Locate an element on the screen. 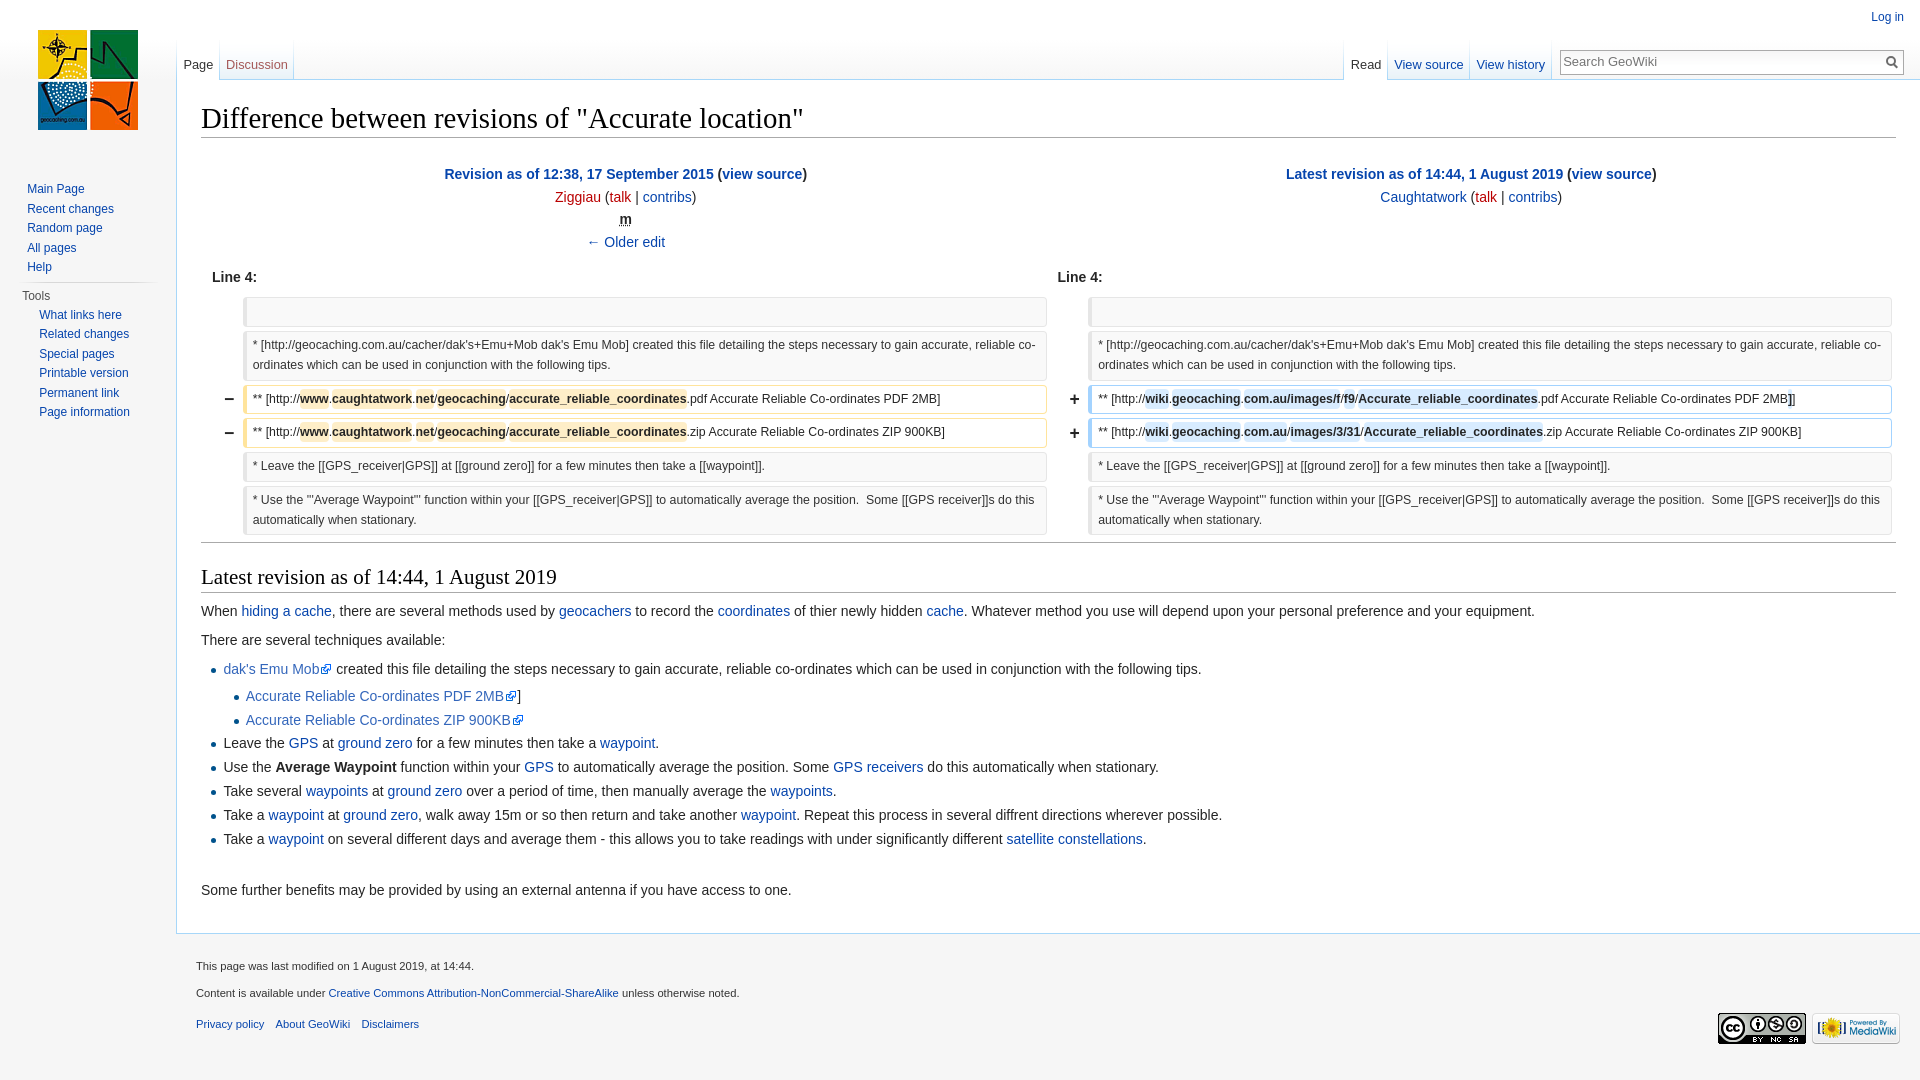 The width and height of the screenshot is (1920, 1080). 'waypoints' is located at coordinates (305, 789).